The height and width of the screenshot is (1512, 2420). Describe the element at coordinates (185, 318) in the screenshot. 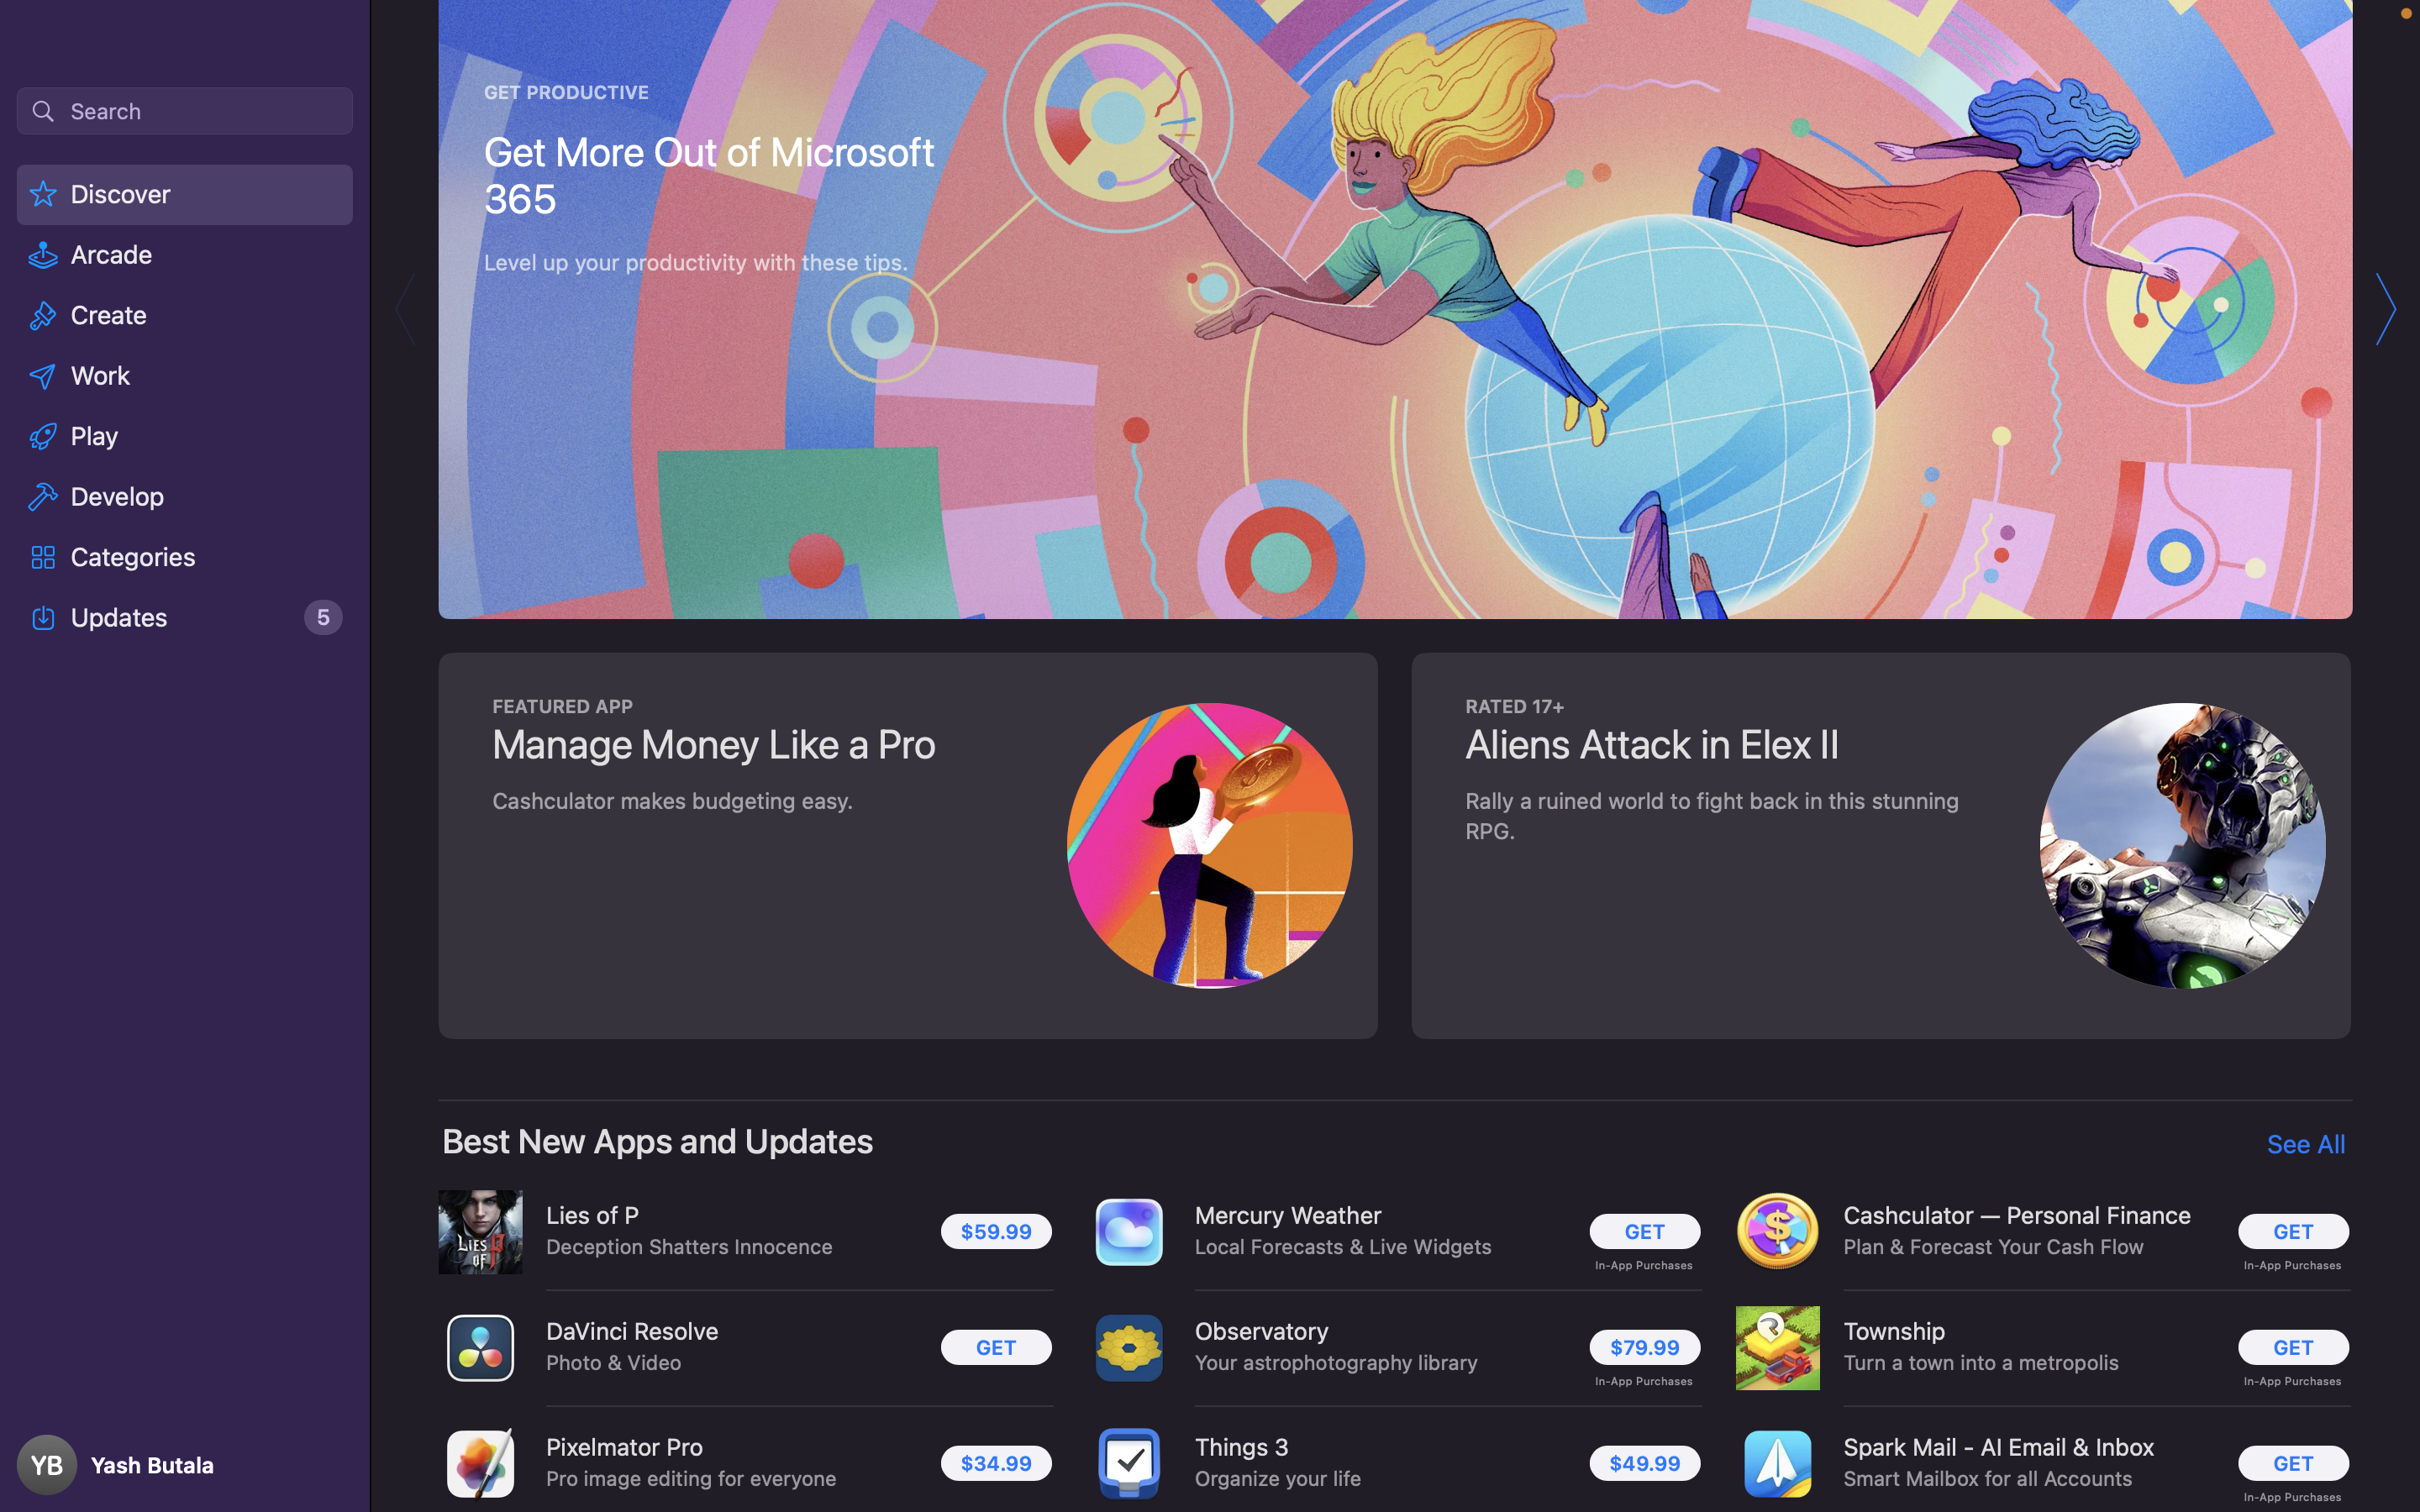

I see `the "Create" option` at that location.